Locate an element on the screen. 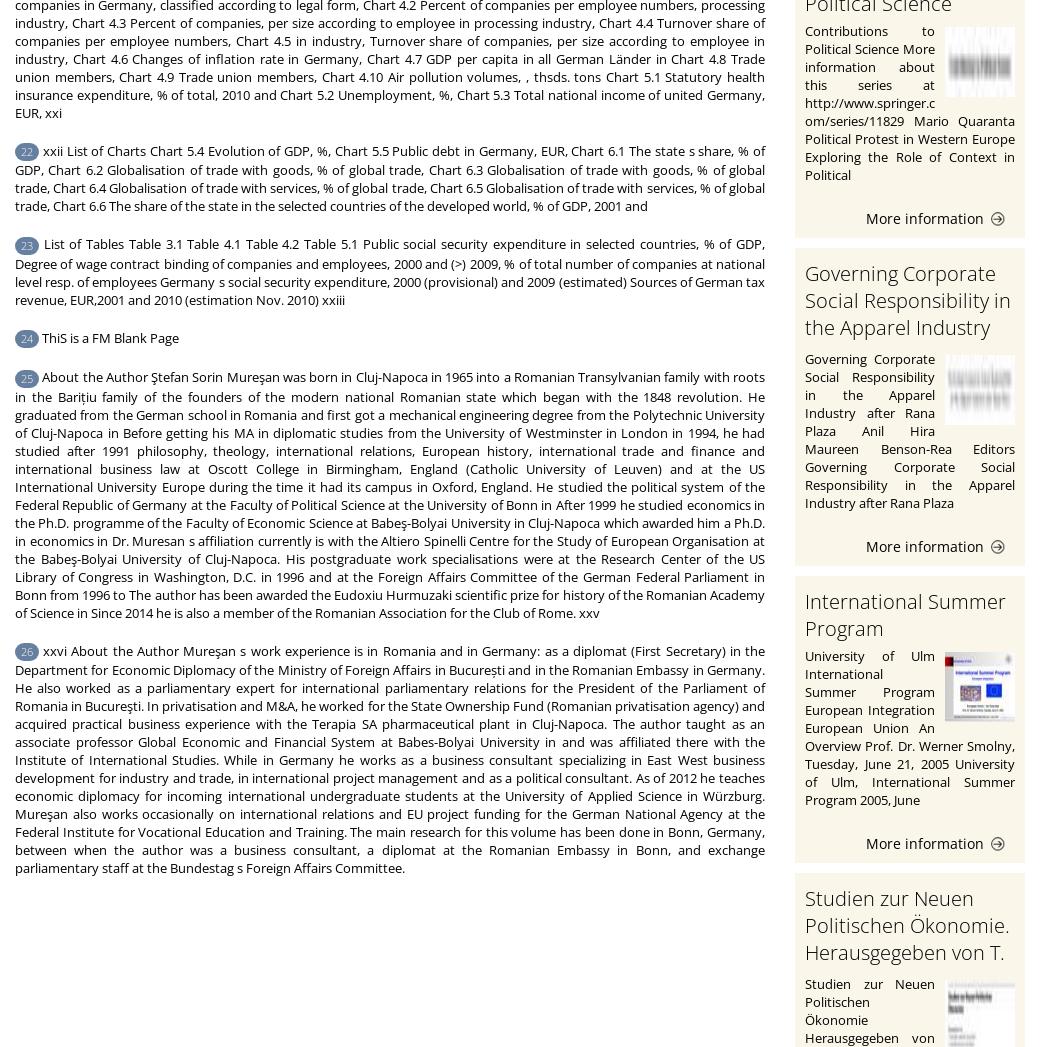 This screenshot has width=1050, height=1047. 'ThiS is a FM Blank Page' is located at coordinates (108, 337).